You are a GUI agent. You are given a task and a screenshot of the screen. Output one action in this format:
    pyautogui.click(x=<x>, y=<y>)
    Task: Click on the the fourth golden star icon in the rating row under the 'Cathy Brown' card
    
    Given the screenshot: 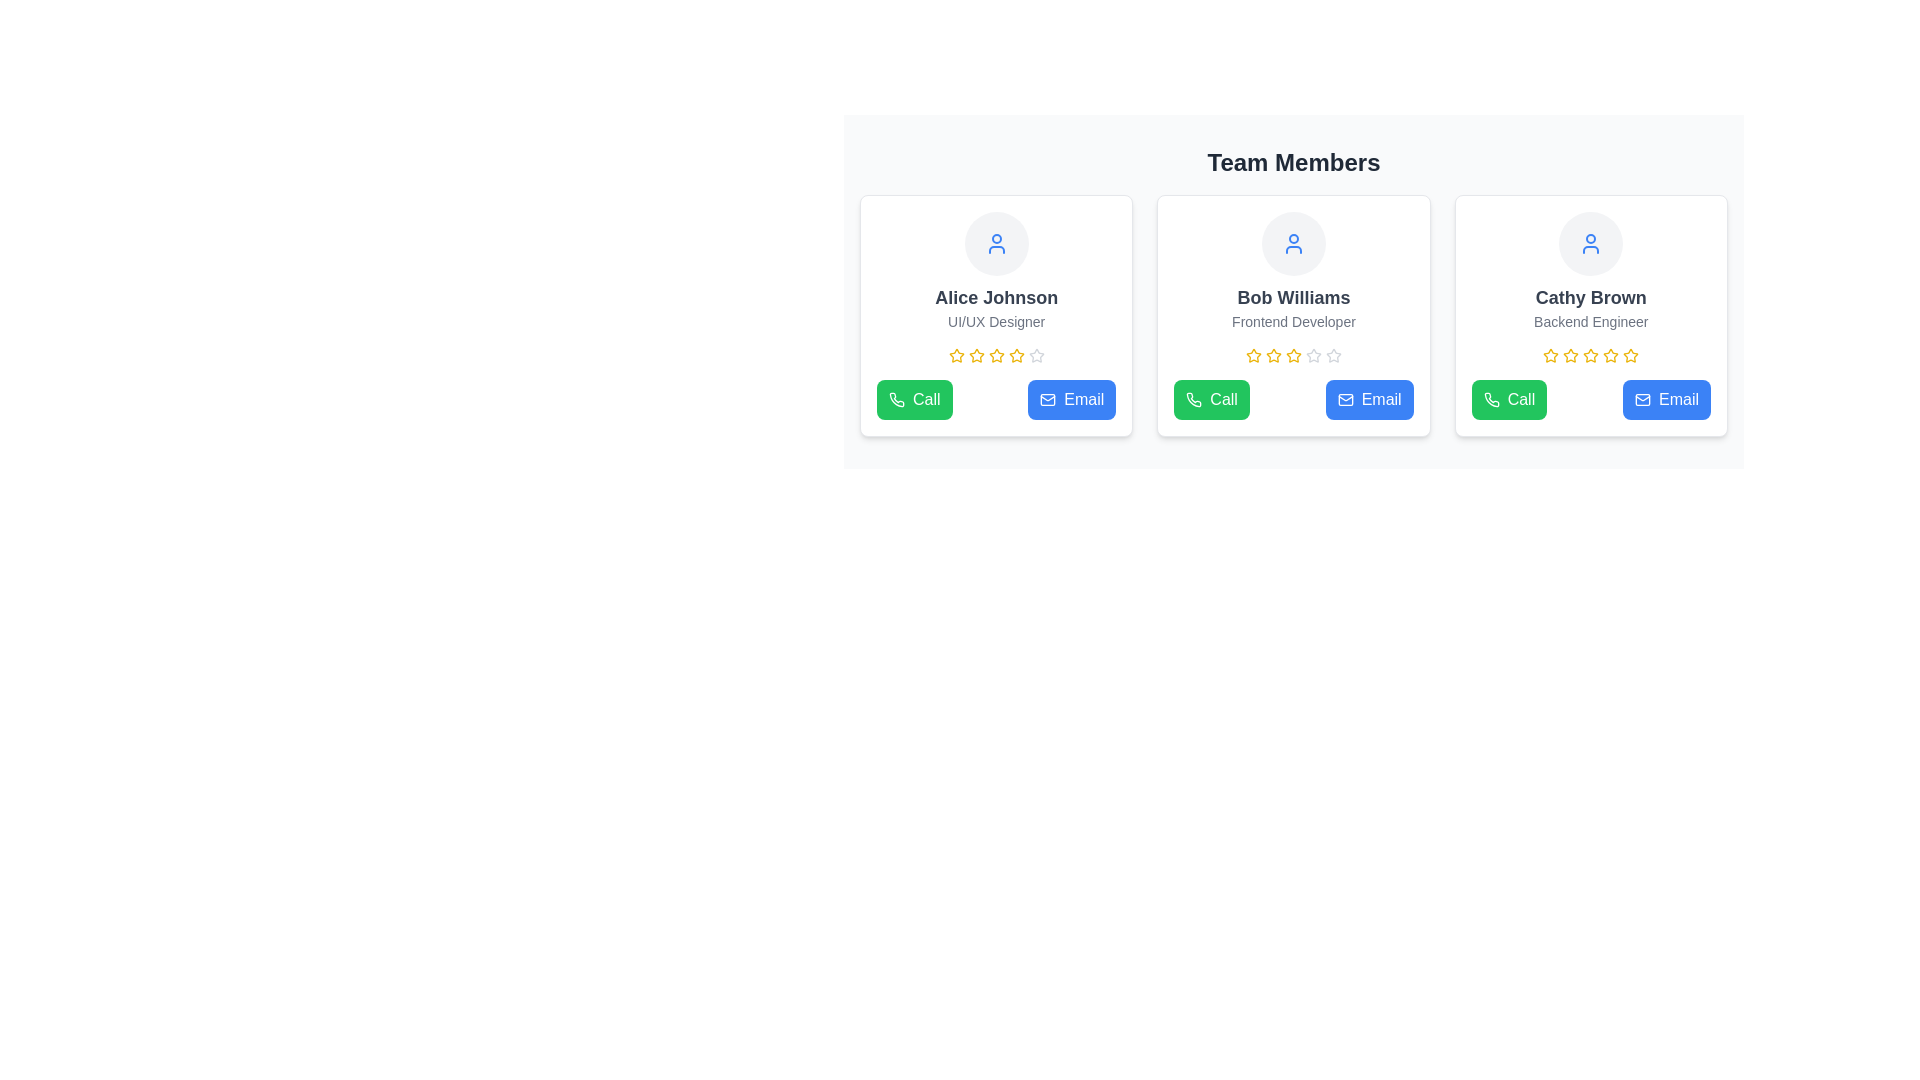 What is the action you would take?
    pyautogui.click(x=1611, y=354)
    